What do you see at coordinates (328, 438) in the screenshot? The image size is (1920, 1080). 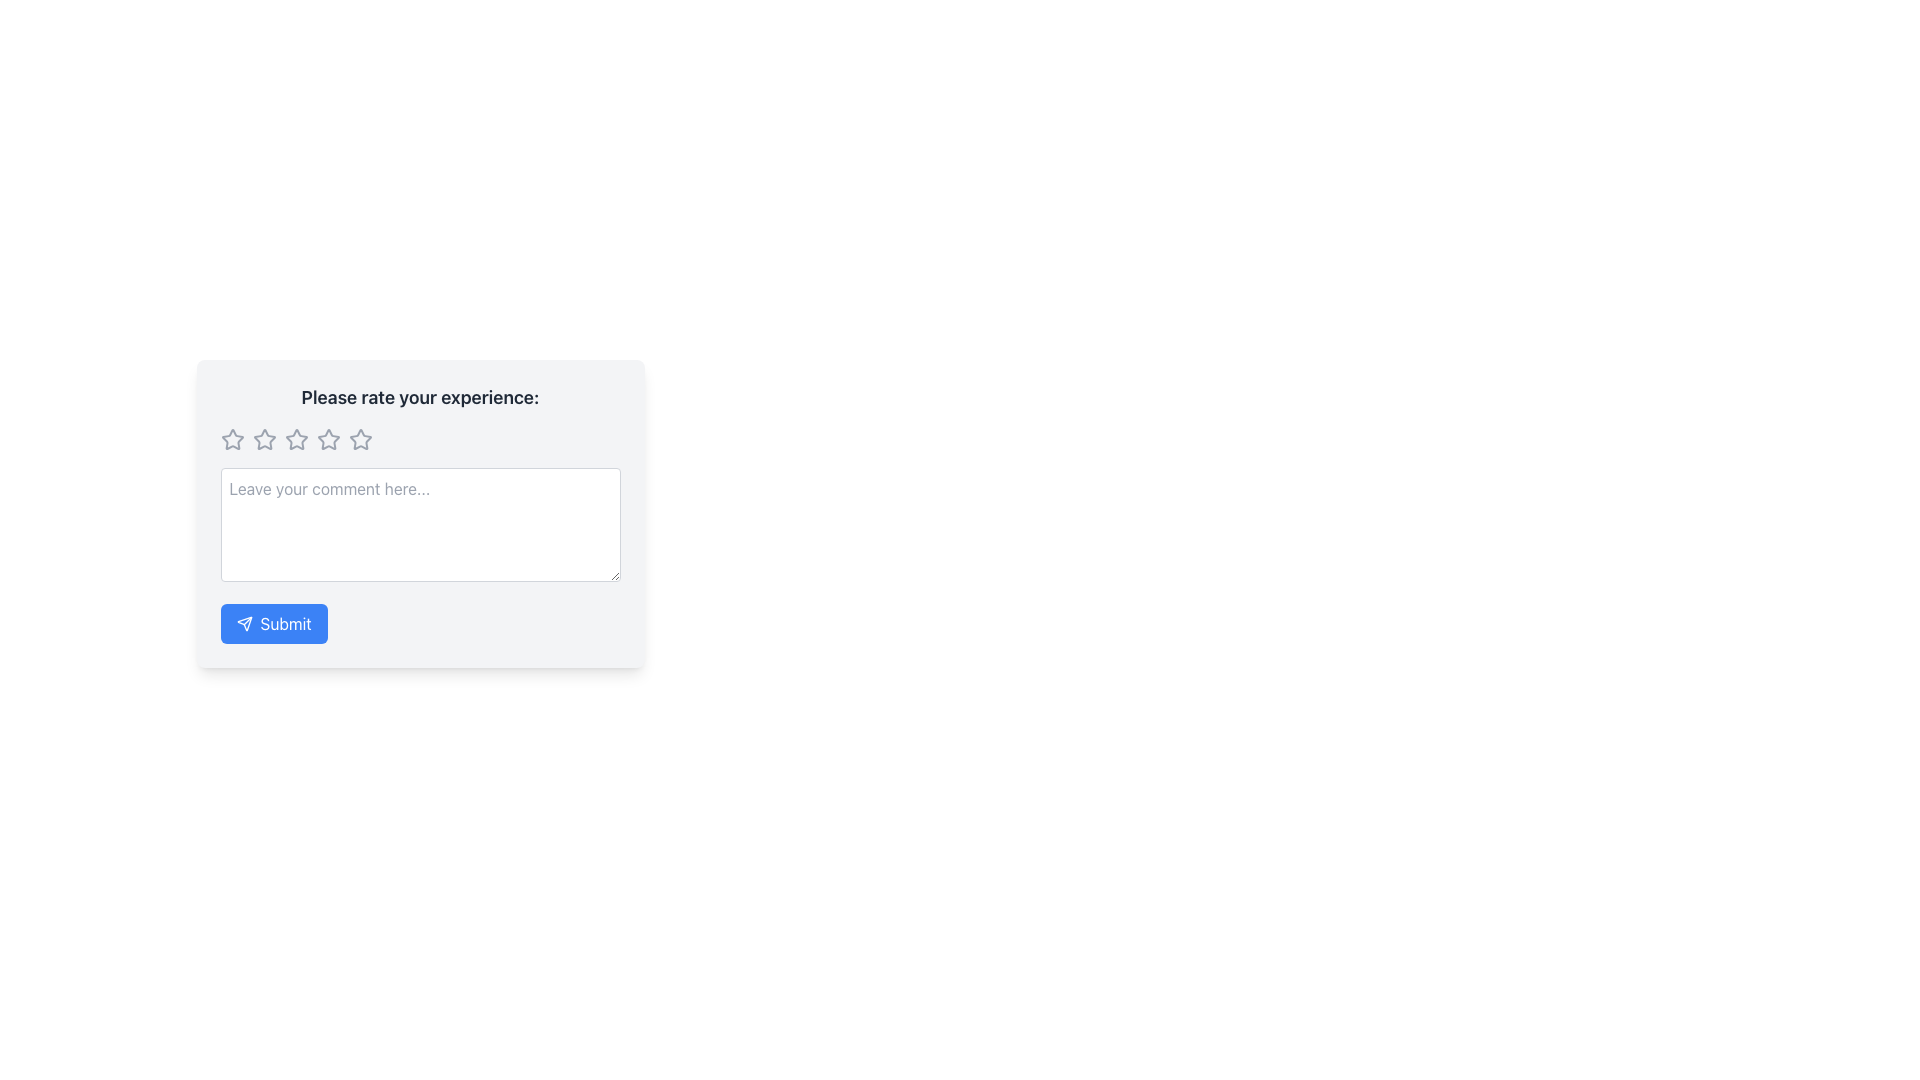 I see `the second star icon in the five-star rating system` at bounding box center [328, 438].